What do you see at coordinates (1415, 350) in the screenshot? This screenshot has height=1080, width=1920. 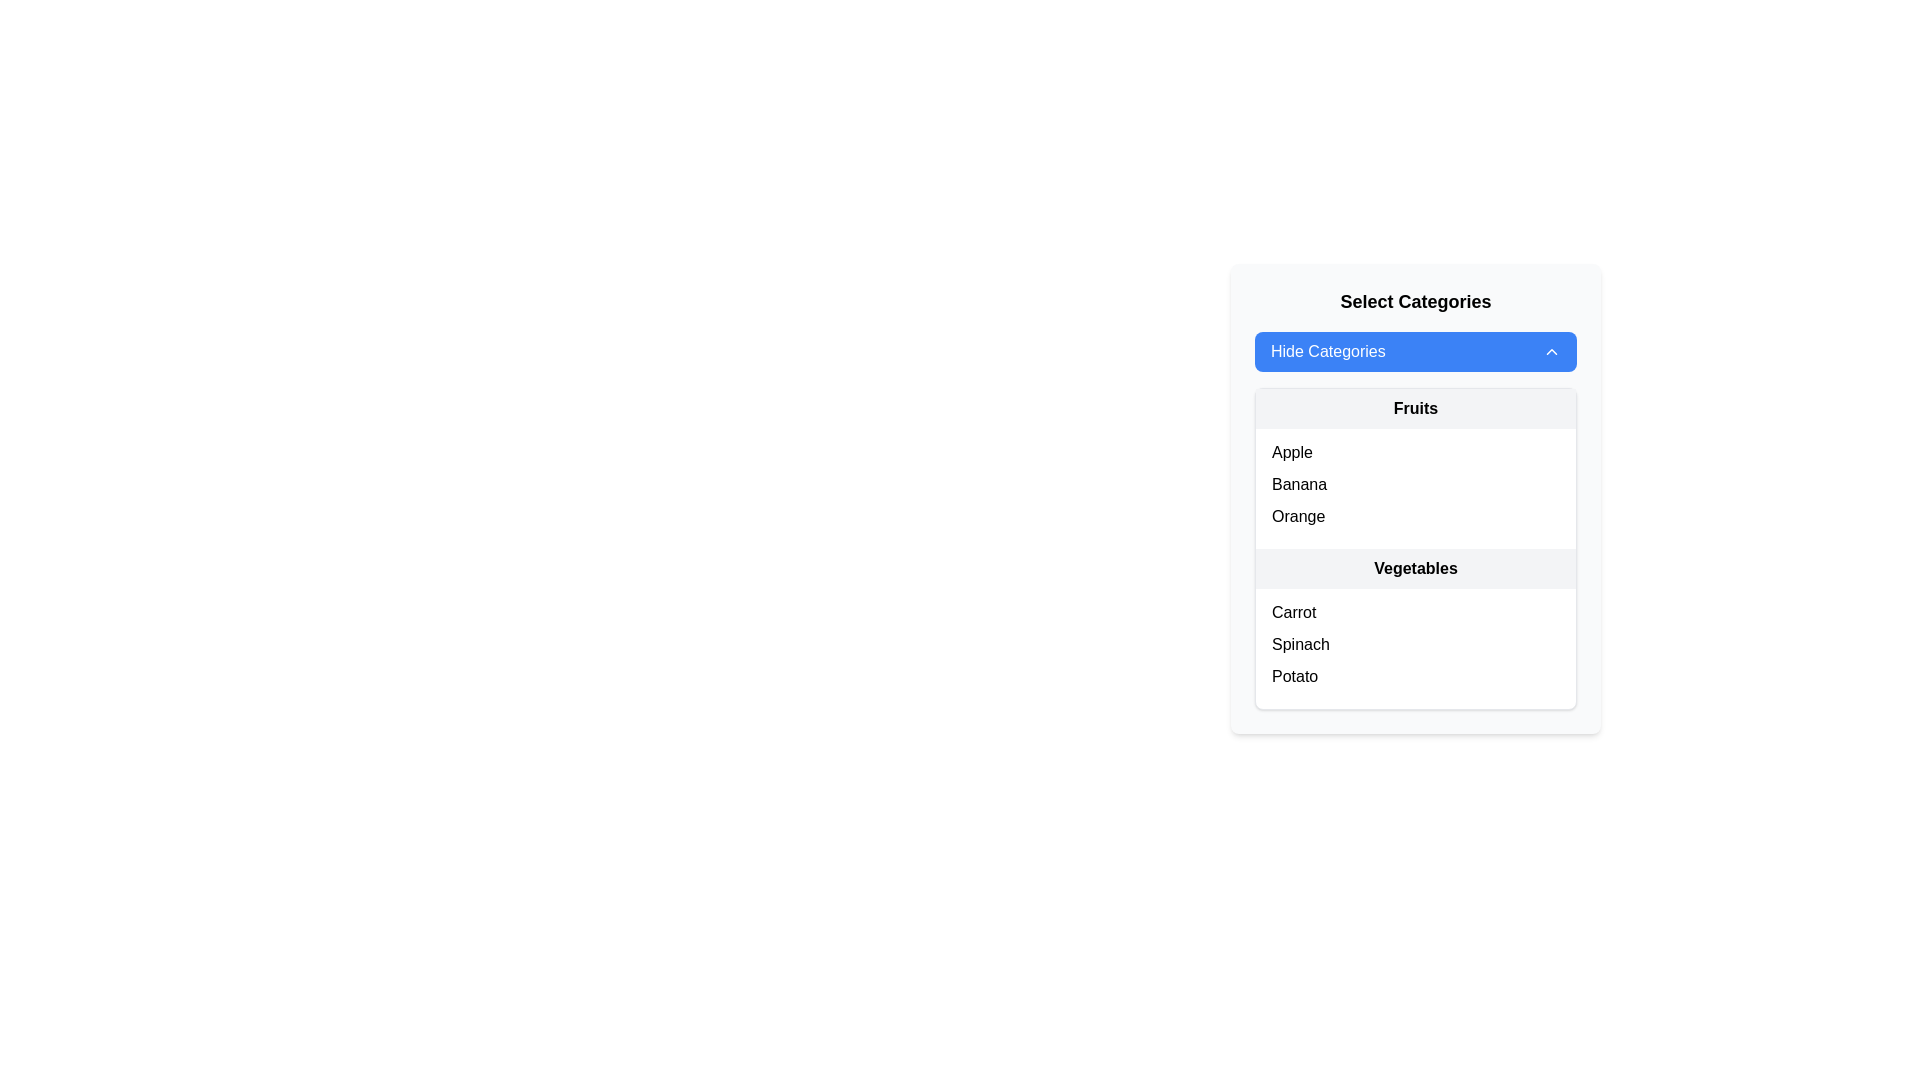 I see `the button that toggles the visibility of the categories listed below it, located beneath the heading 'Select Categories'` at bounding box center [1415, 350].